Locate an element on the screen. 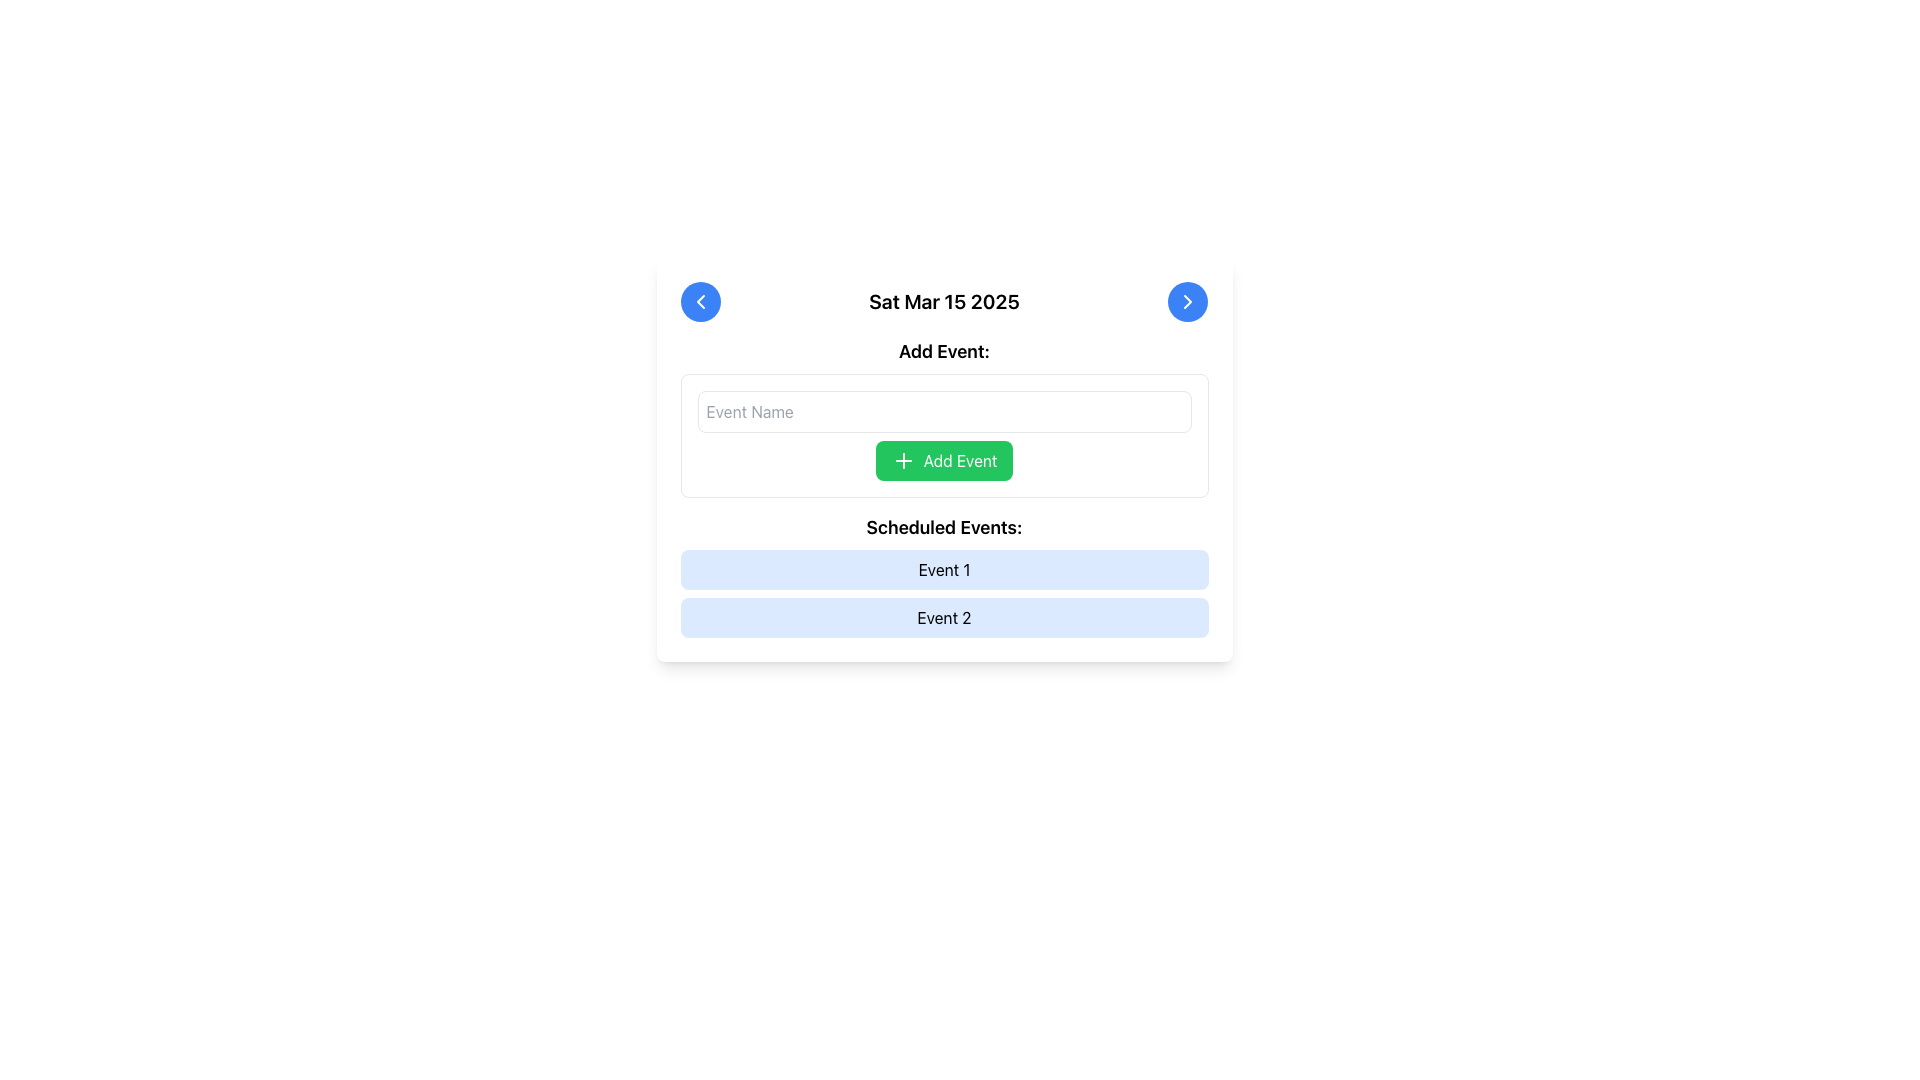 Image resolution: width=1920 pixels, height=1080 pixels. the blue circular button containing the arrow icon is located at coordinates (700, 301).